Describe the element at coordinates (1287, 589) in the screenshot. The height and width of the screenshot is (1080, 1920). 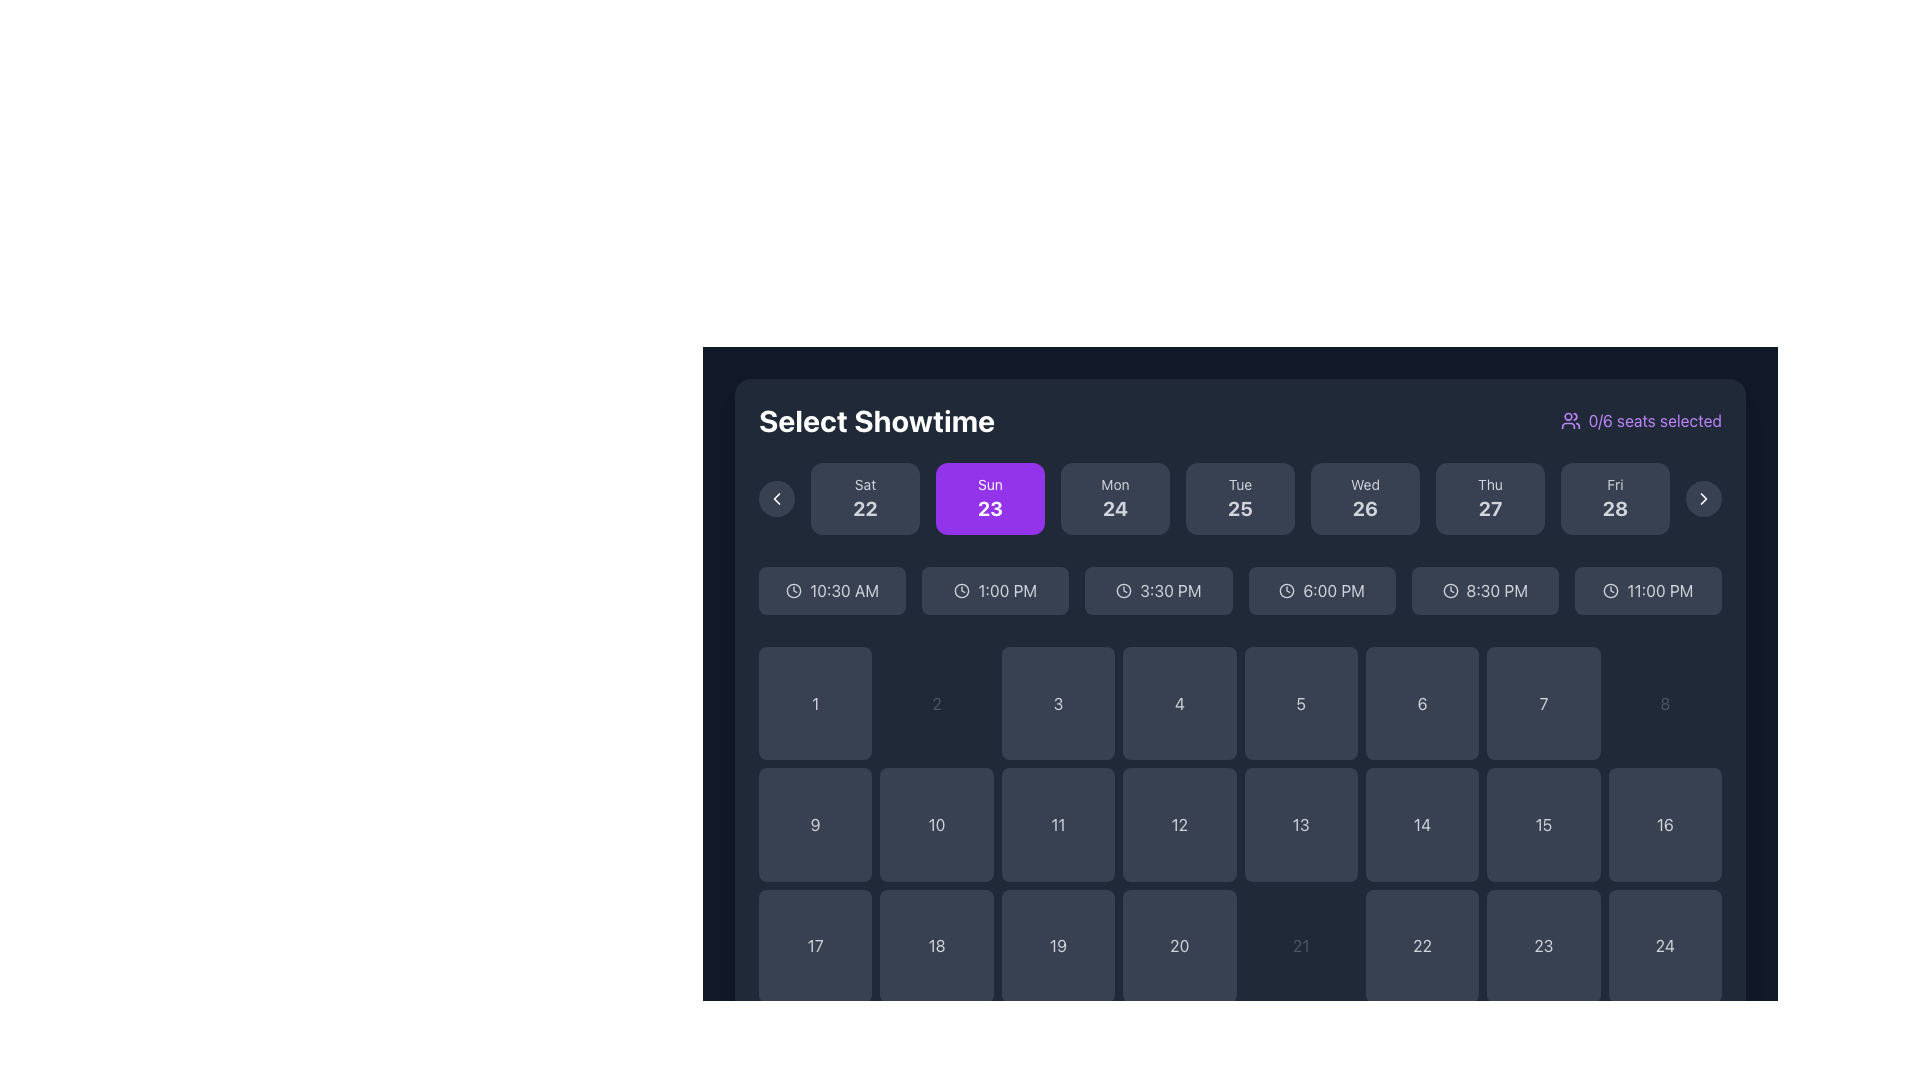
I see `the time icon associated with the '6:00 PM' button for accessibility tools` at that location.